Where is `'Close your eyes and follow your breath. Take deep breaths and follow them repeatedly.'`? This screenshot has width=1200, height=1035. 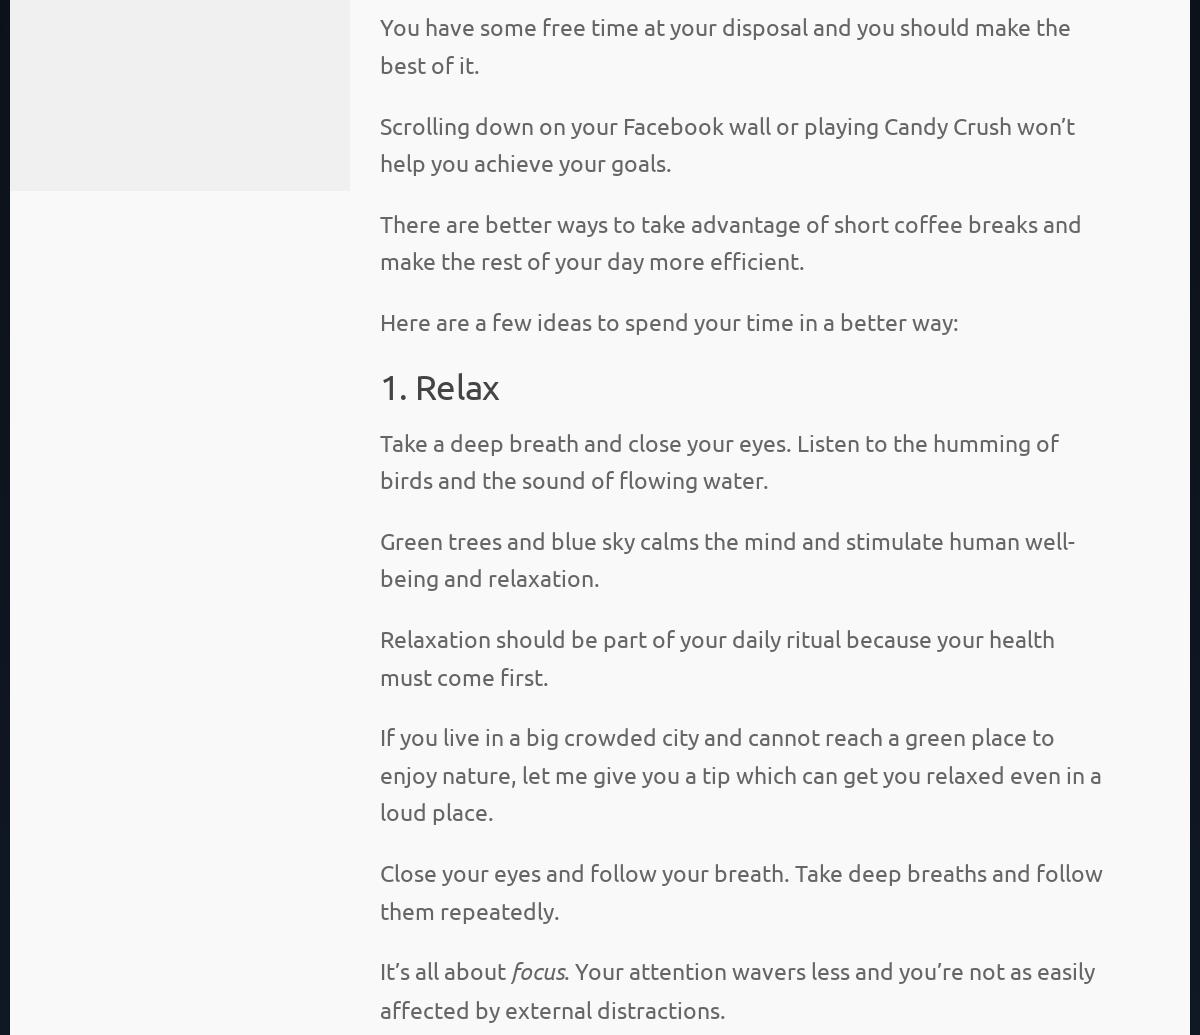 'Close your eyes and follow your breath. Take deep breaths and follow them repeatedly.' is located at coordinates (741, 890).